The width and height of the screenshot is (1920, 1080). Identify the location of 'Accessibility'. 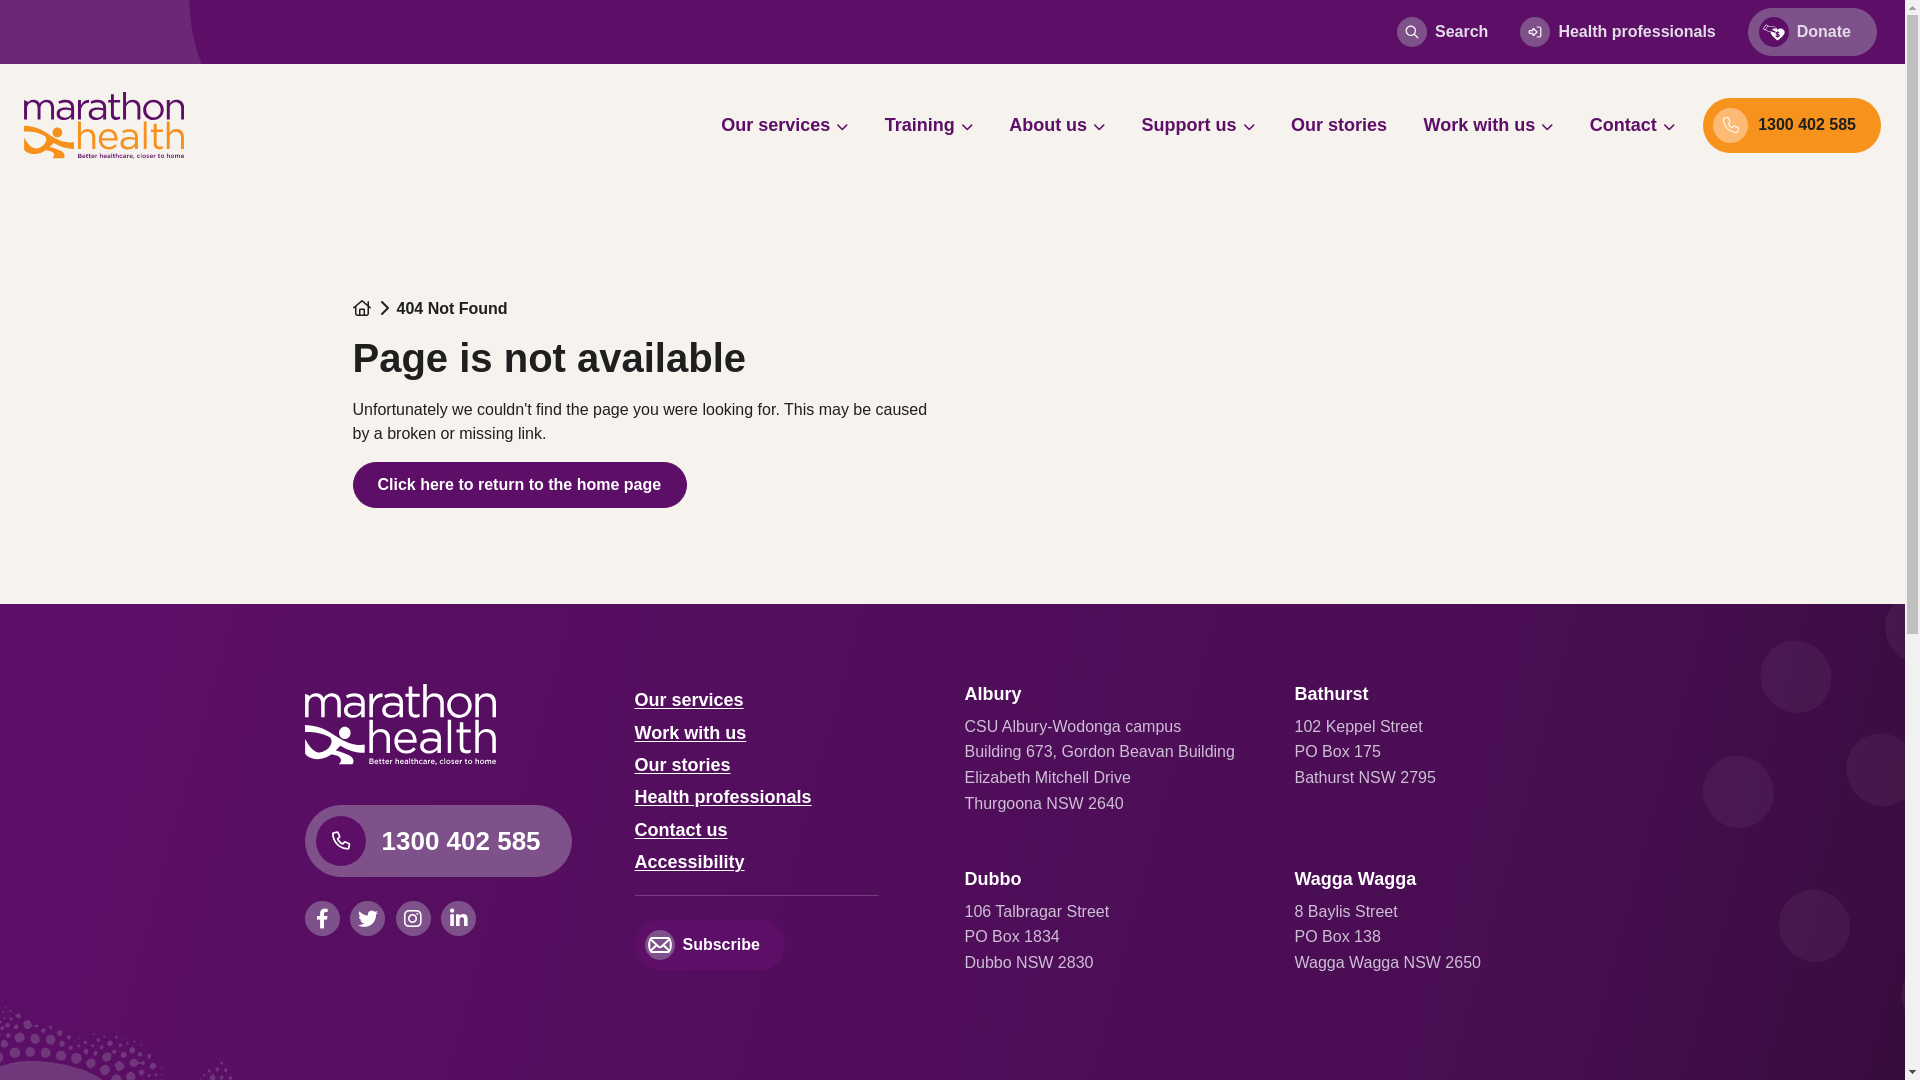
(689, 860).